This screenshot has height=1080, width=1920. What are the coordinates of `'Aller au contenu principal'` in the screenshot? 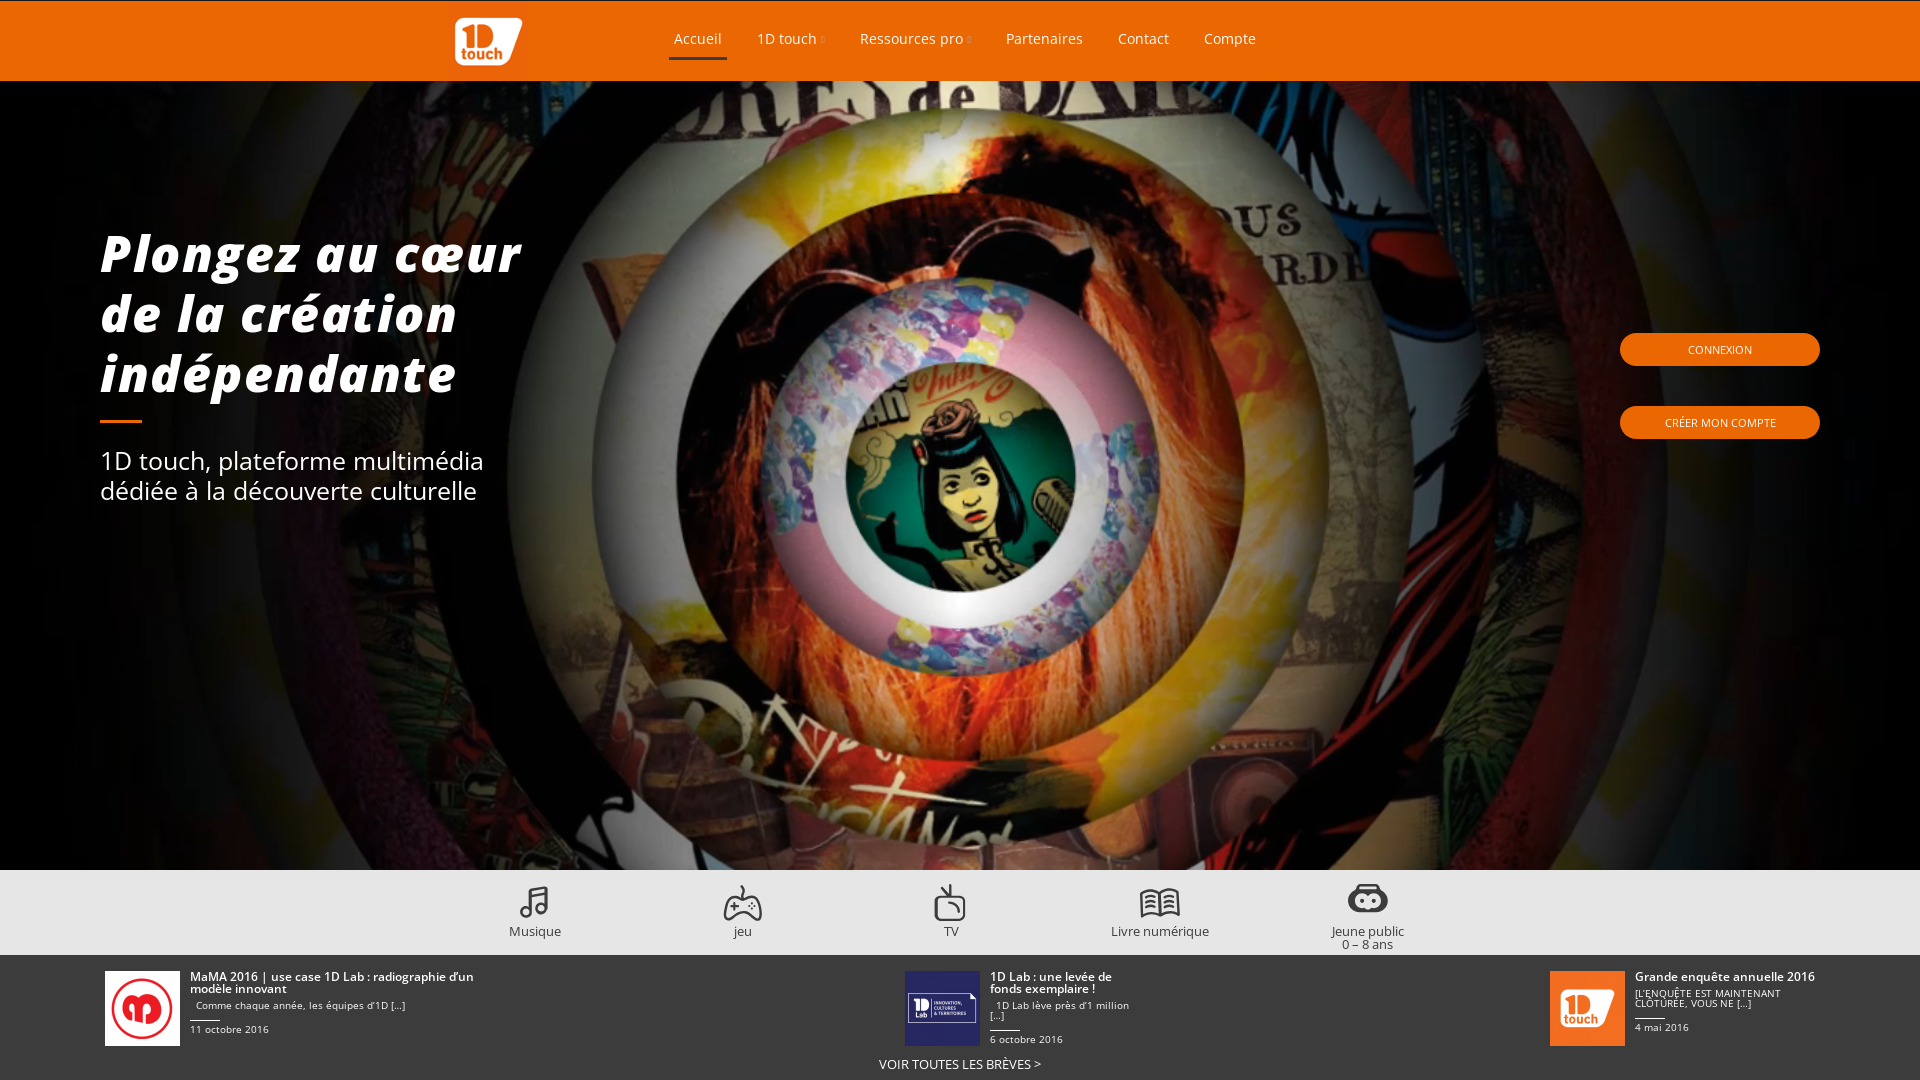 It's located at (965, 15).